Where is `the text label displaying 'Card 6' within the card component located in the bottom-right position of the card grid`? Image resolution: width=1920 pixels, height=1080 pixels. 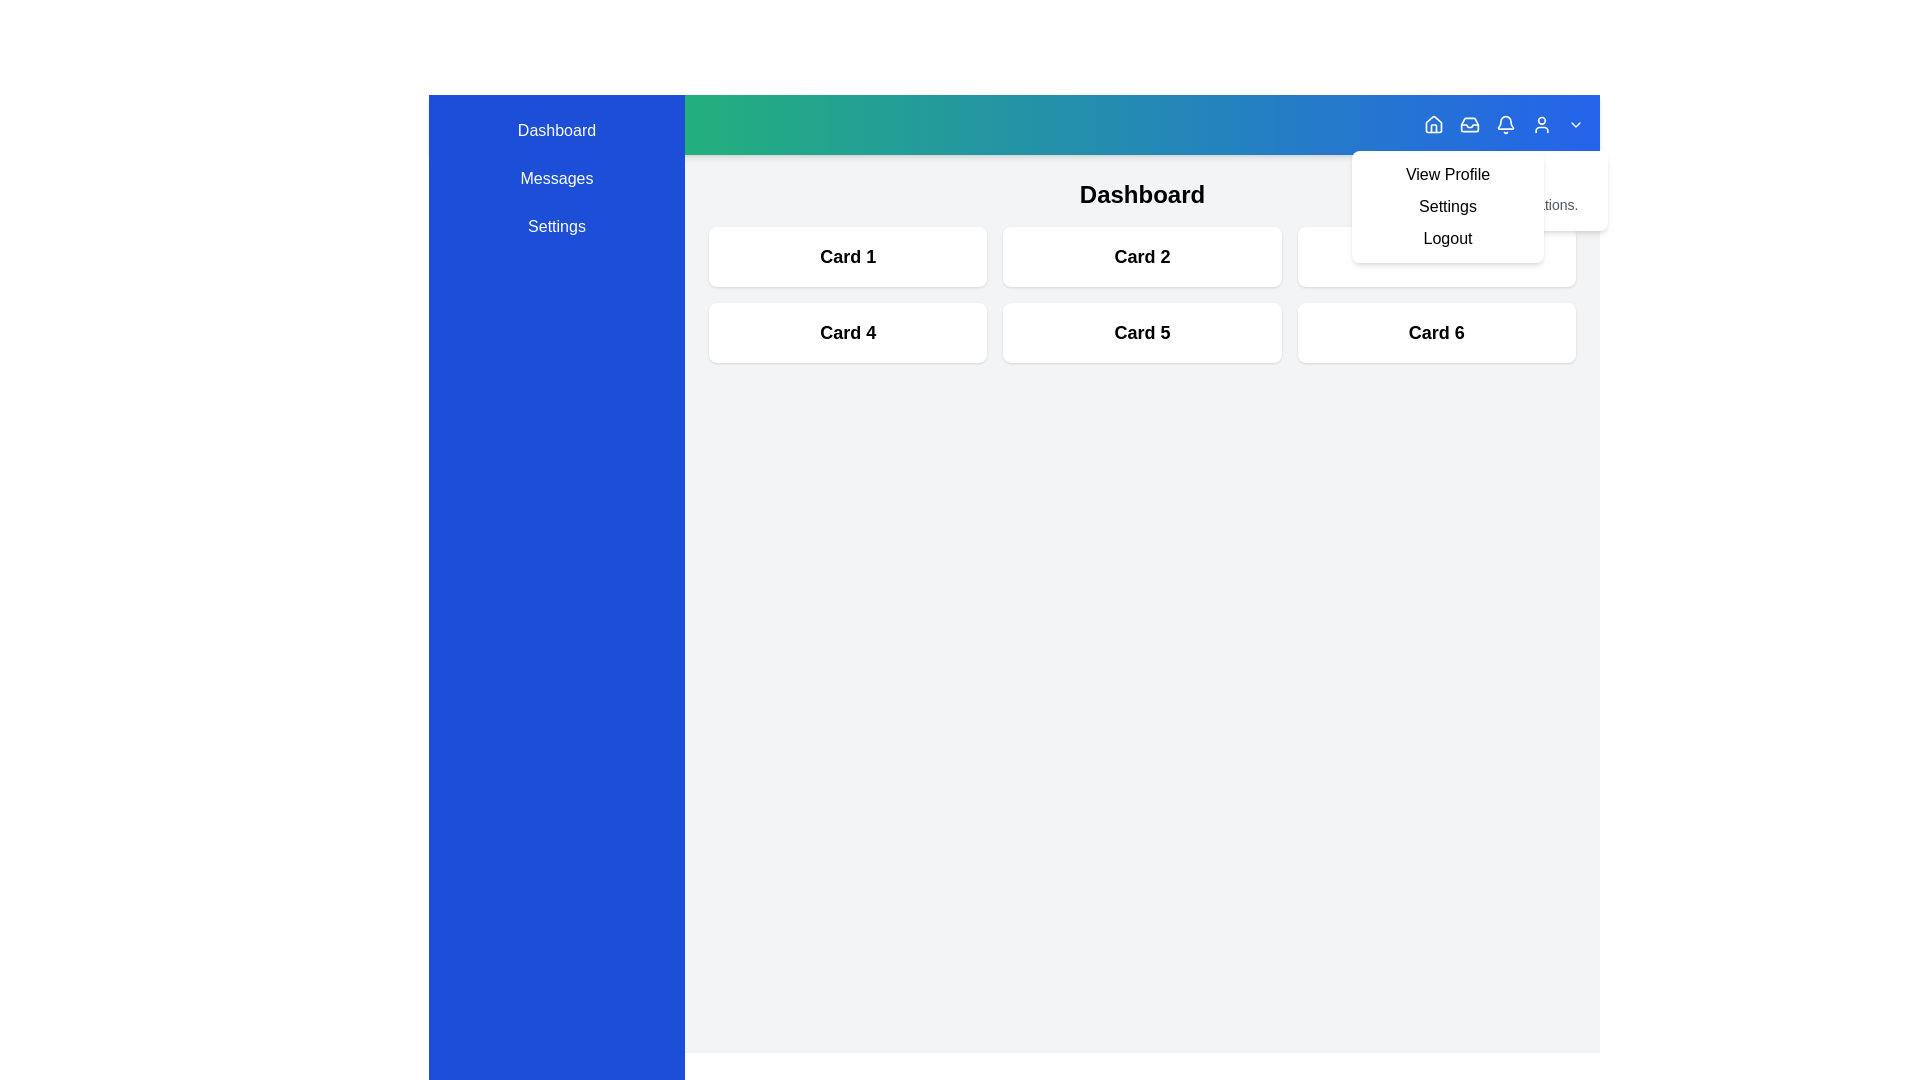 the text label displaying 'Card 6' within the card component located in the bottom-right position of the card grid is located at coordinates (1435, 331).